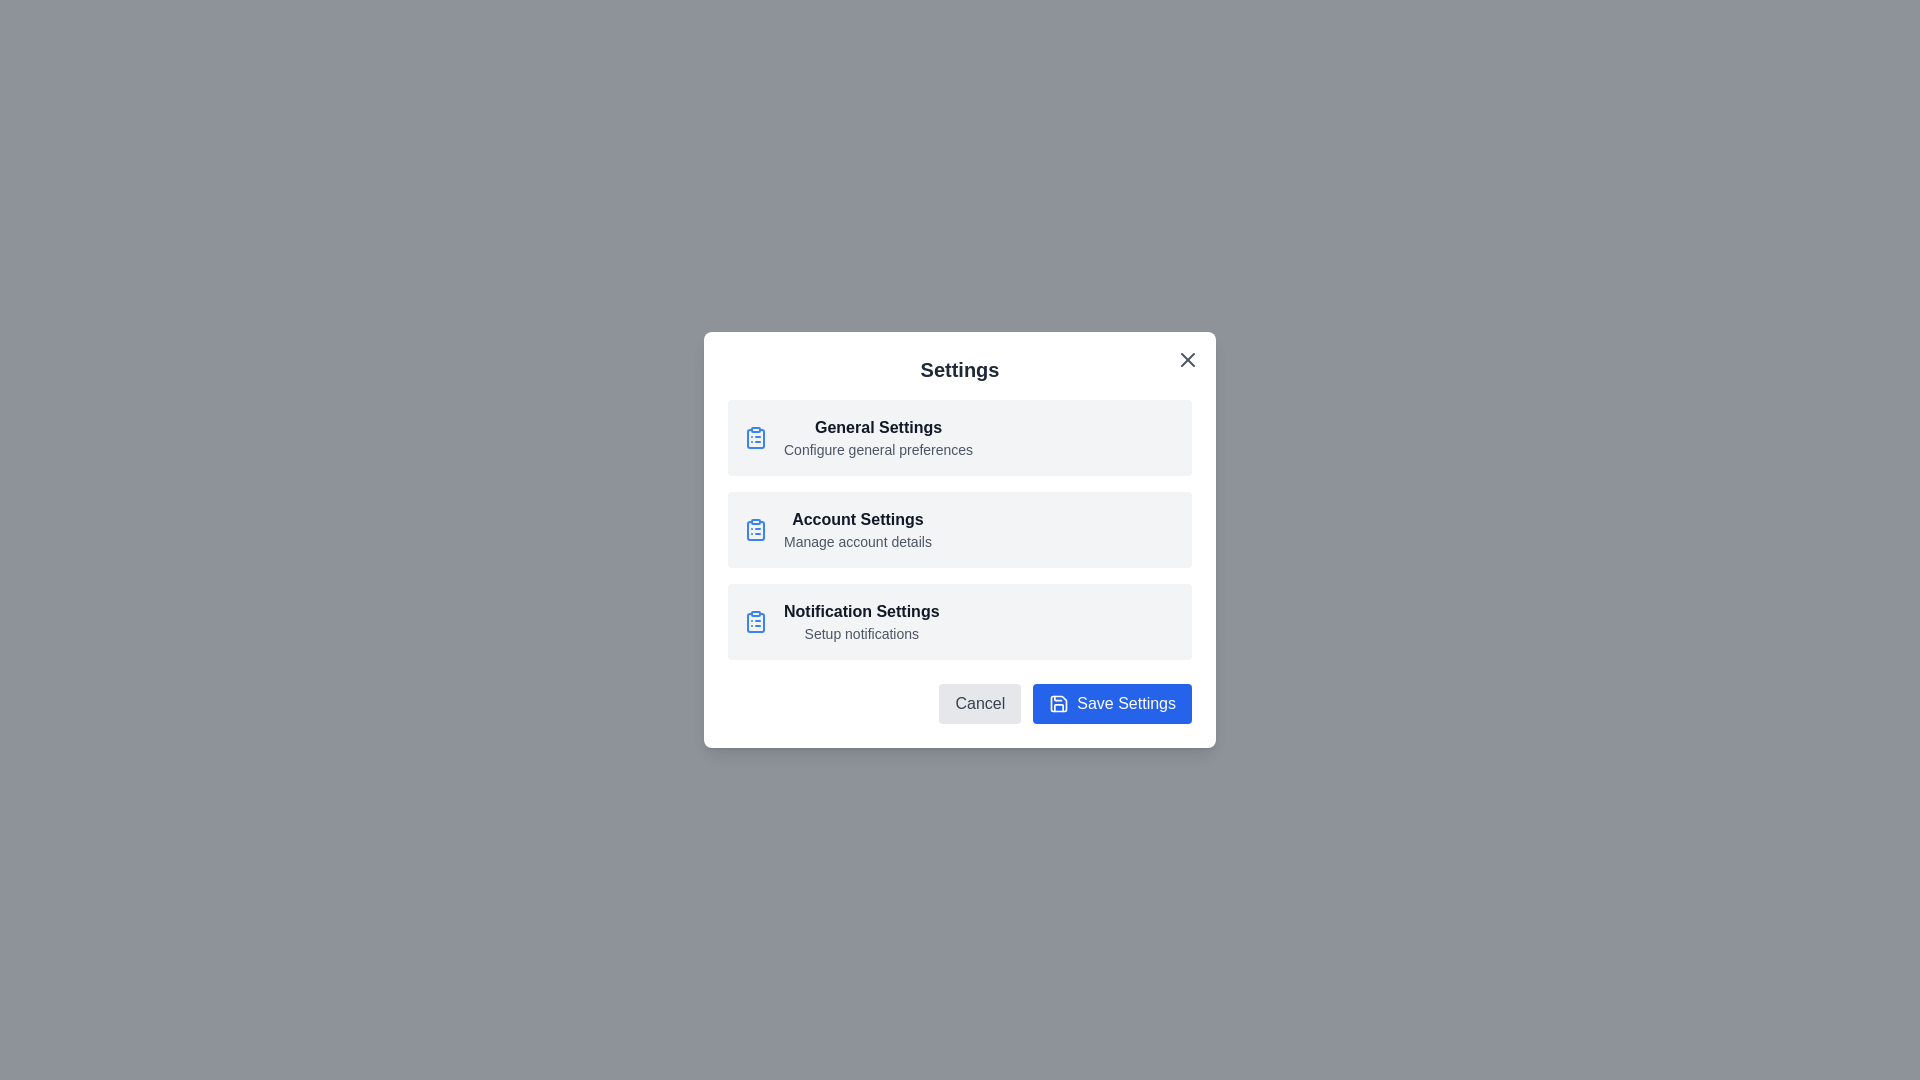 This screenshot has height=1080, width=1920. I want to click on the 'Notification Settings' static text panel, which displays 'Notification Settings' in bold dark style and 'Setup notifications' in smaller, lighter style, located in a modal interface as the third option in a vertically aligned list, so click(861, 620).